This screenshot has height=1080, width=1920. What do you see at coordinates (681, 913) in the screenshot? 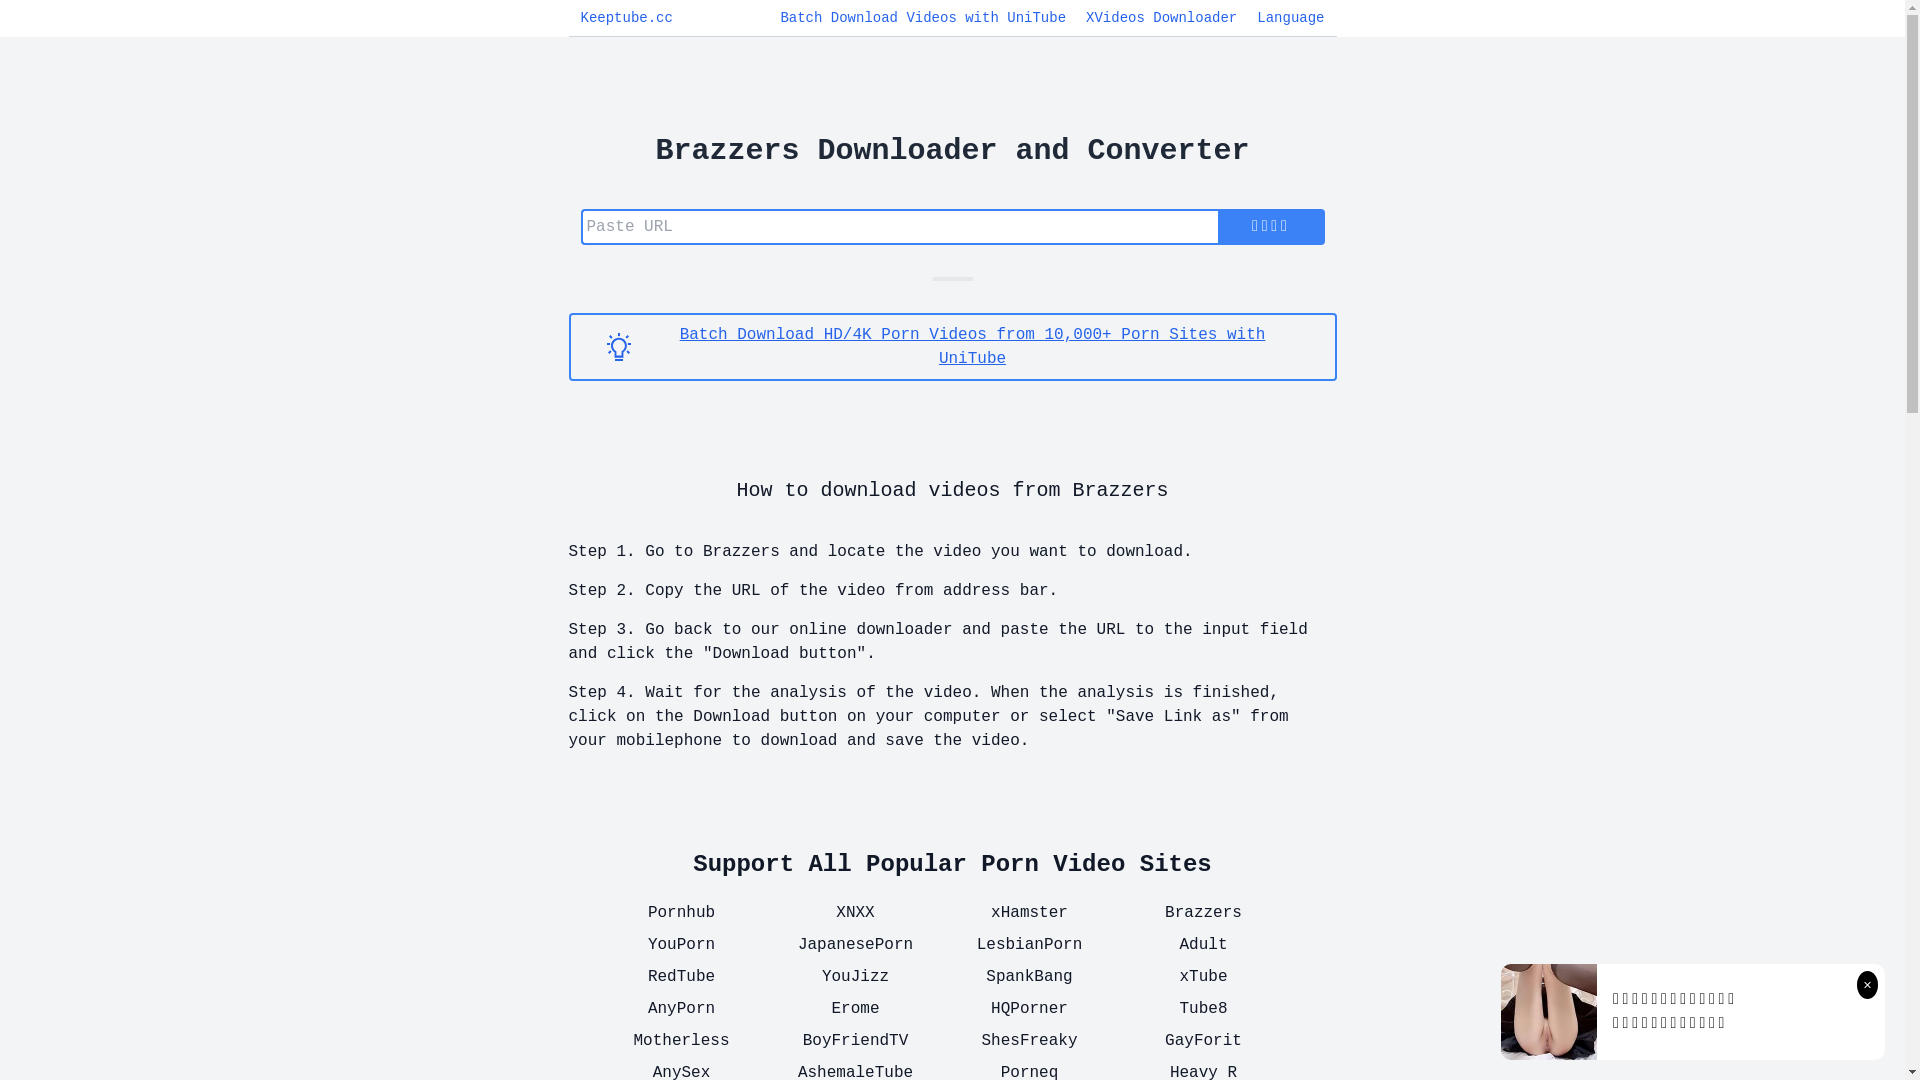
I see `'Pornhub'` at bounding box center [681, 913].